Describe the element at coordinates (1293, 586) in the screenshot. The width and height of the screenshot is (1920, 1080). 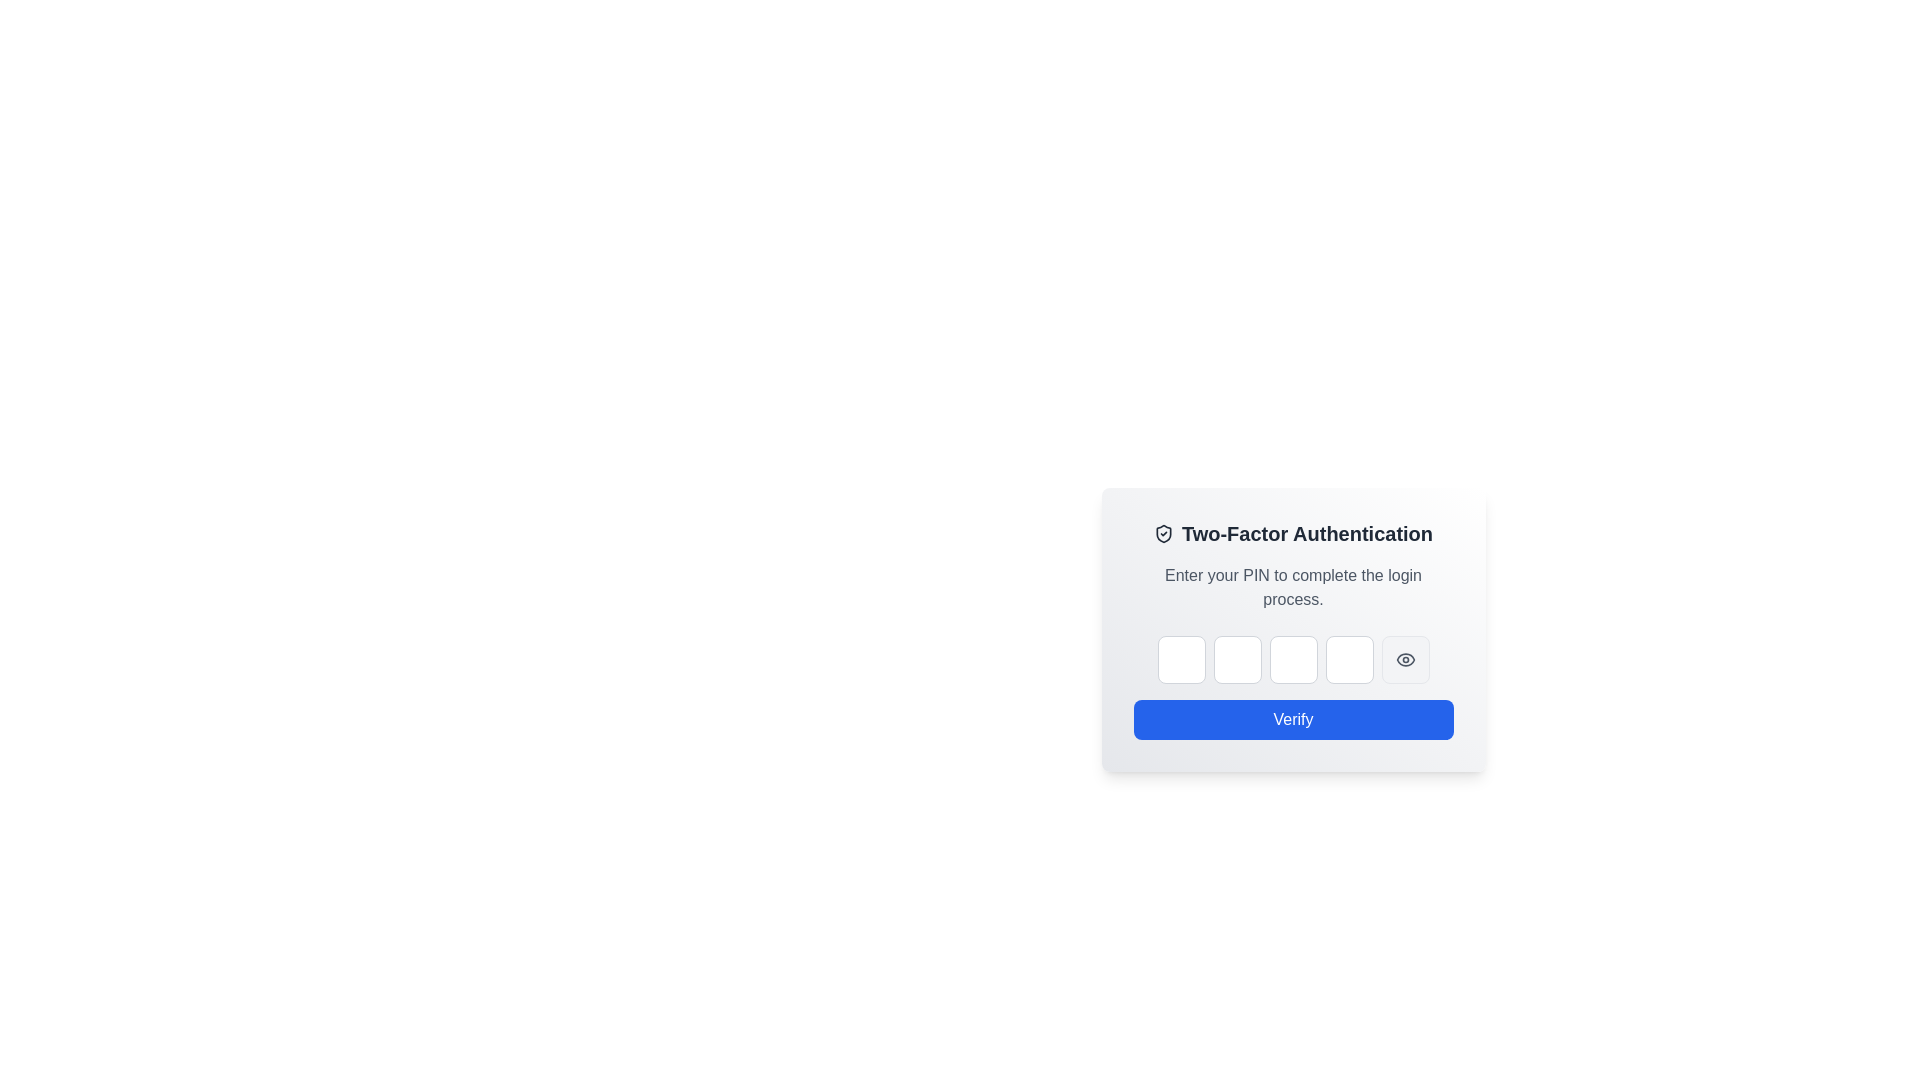
I see `the informational text prompting the user to enter their PIN, located within the 'Two-Factor Authentication' card interface` at that location.